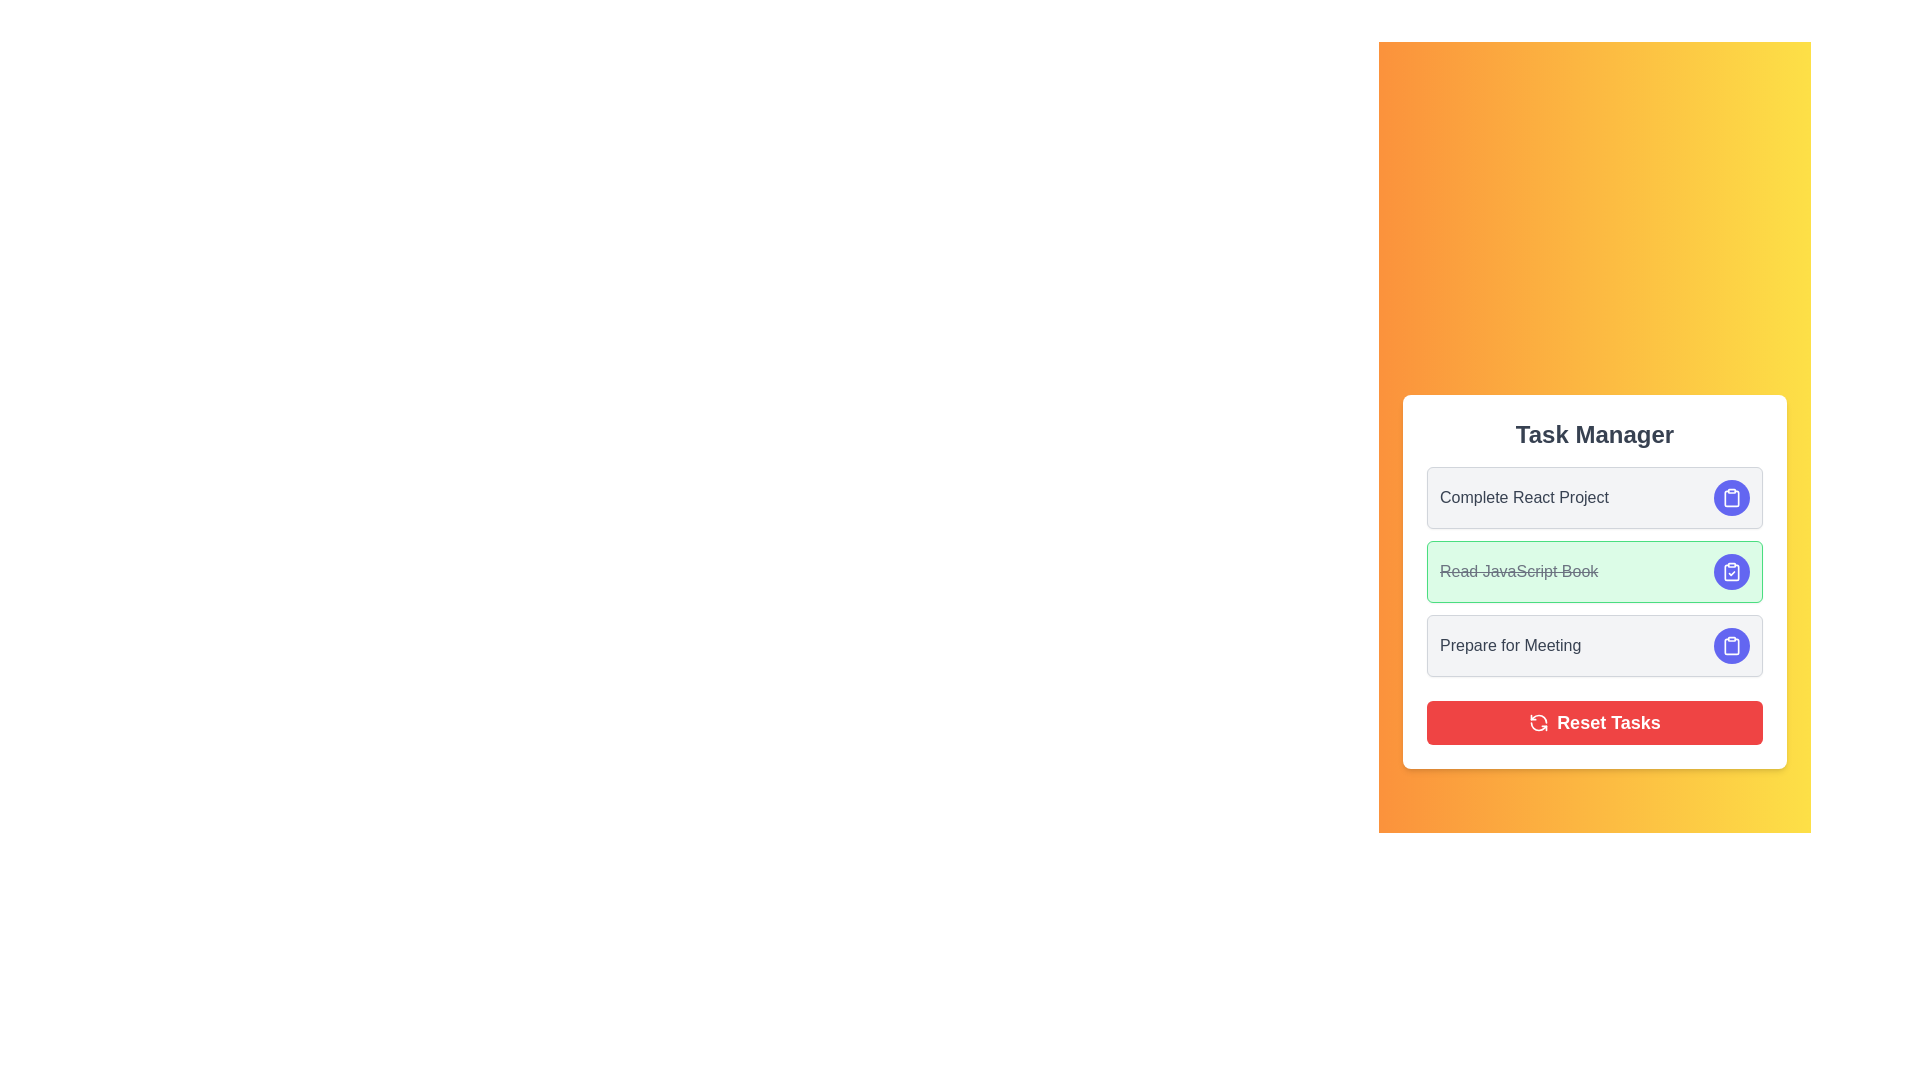  Describe the element at coordinates (1731, 496) in the screenshot. I see `the clipboard icon located to the right of the task item labeled 'Read JavaScript Book' in the task management interface` at that location.